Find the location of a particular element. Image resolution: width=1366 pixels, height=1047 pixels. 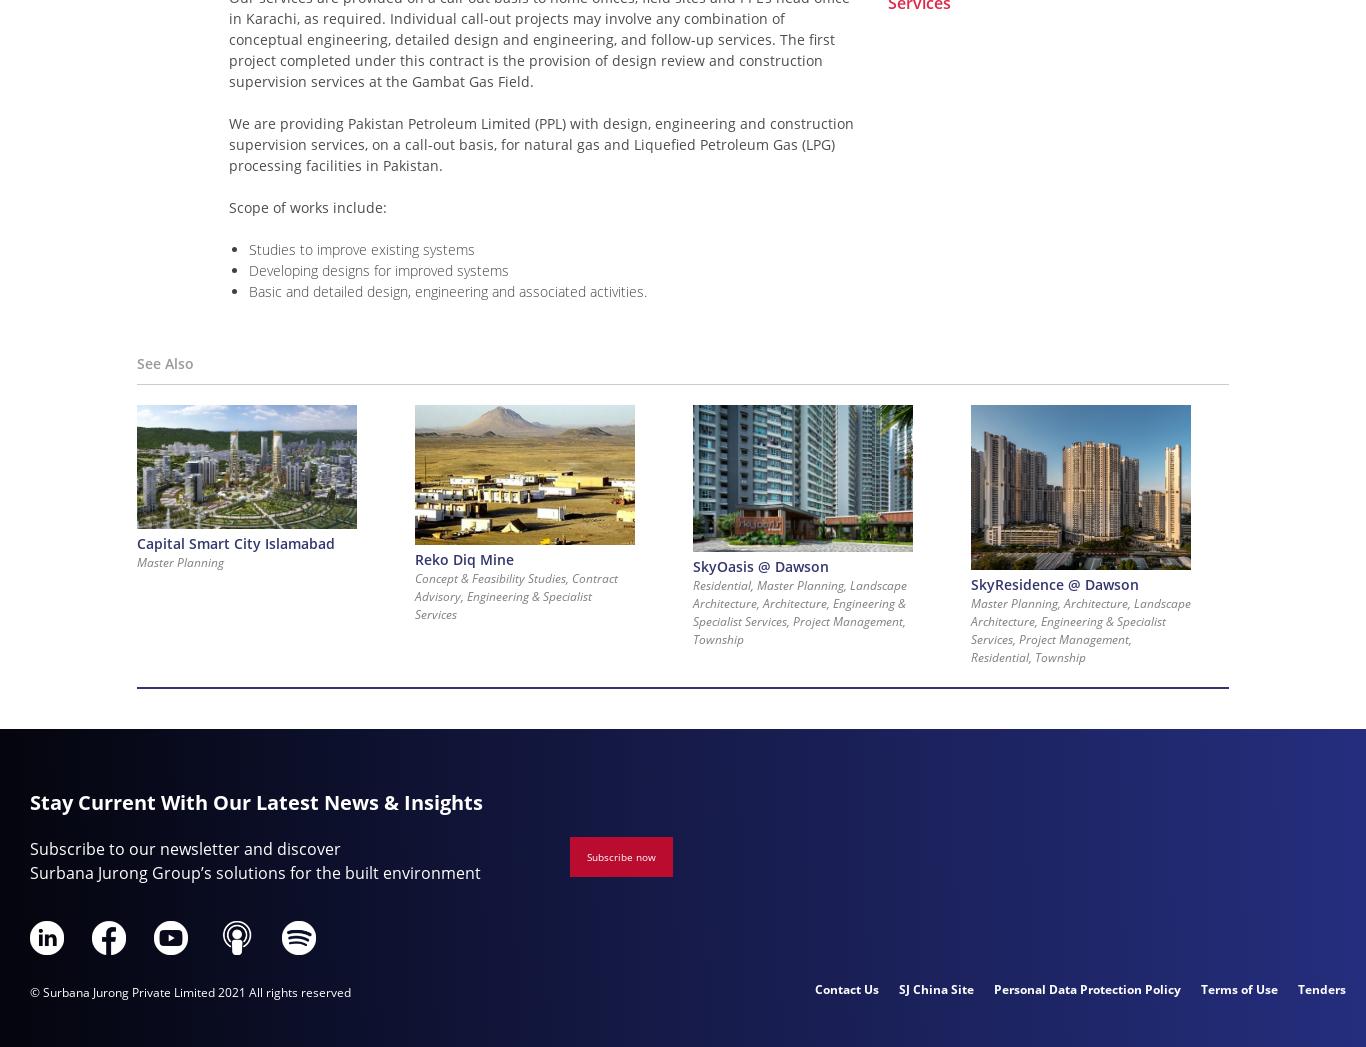

'We are providing Pakistan Petroleum Limited (PPL) with design, engineering and construction supervision services, on a call-out basis, for natural gas and Liquefied Petroleum Gas (LPG) processing facilities in Pakistan.' is located at coordinates (228, 144).